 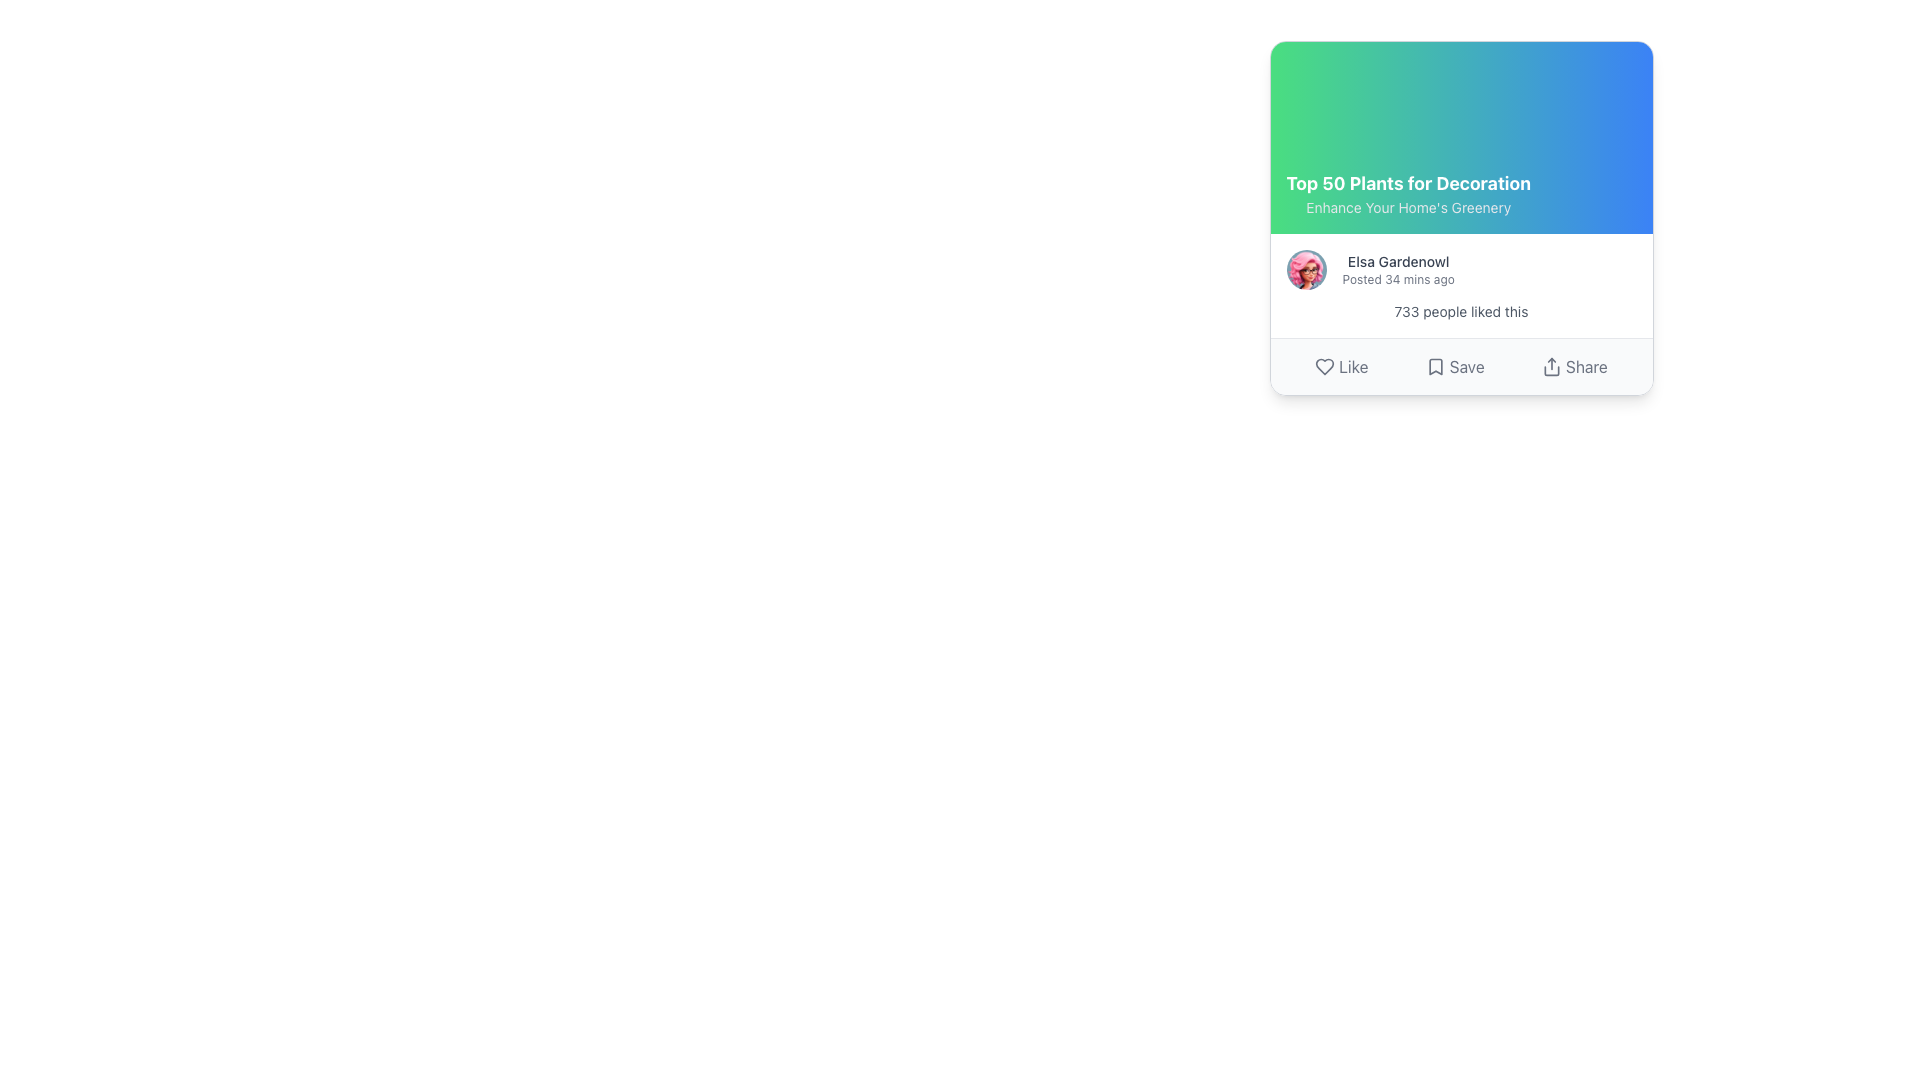 I want to click on the static text label indicating the posting time of an activity or content, located below 'Elsa Gardenowl' and above the engagement information, so click(x=1397, y=280).